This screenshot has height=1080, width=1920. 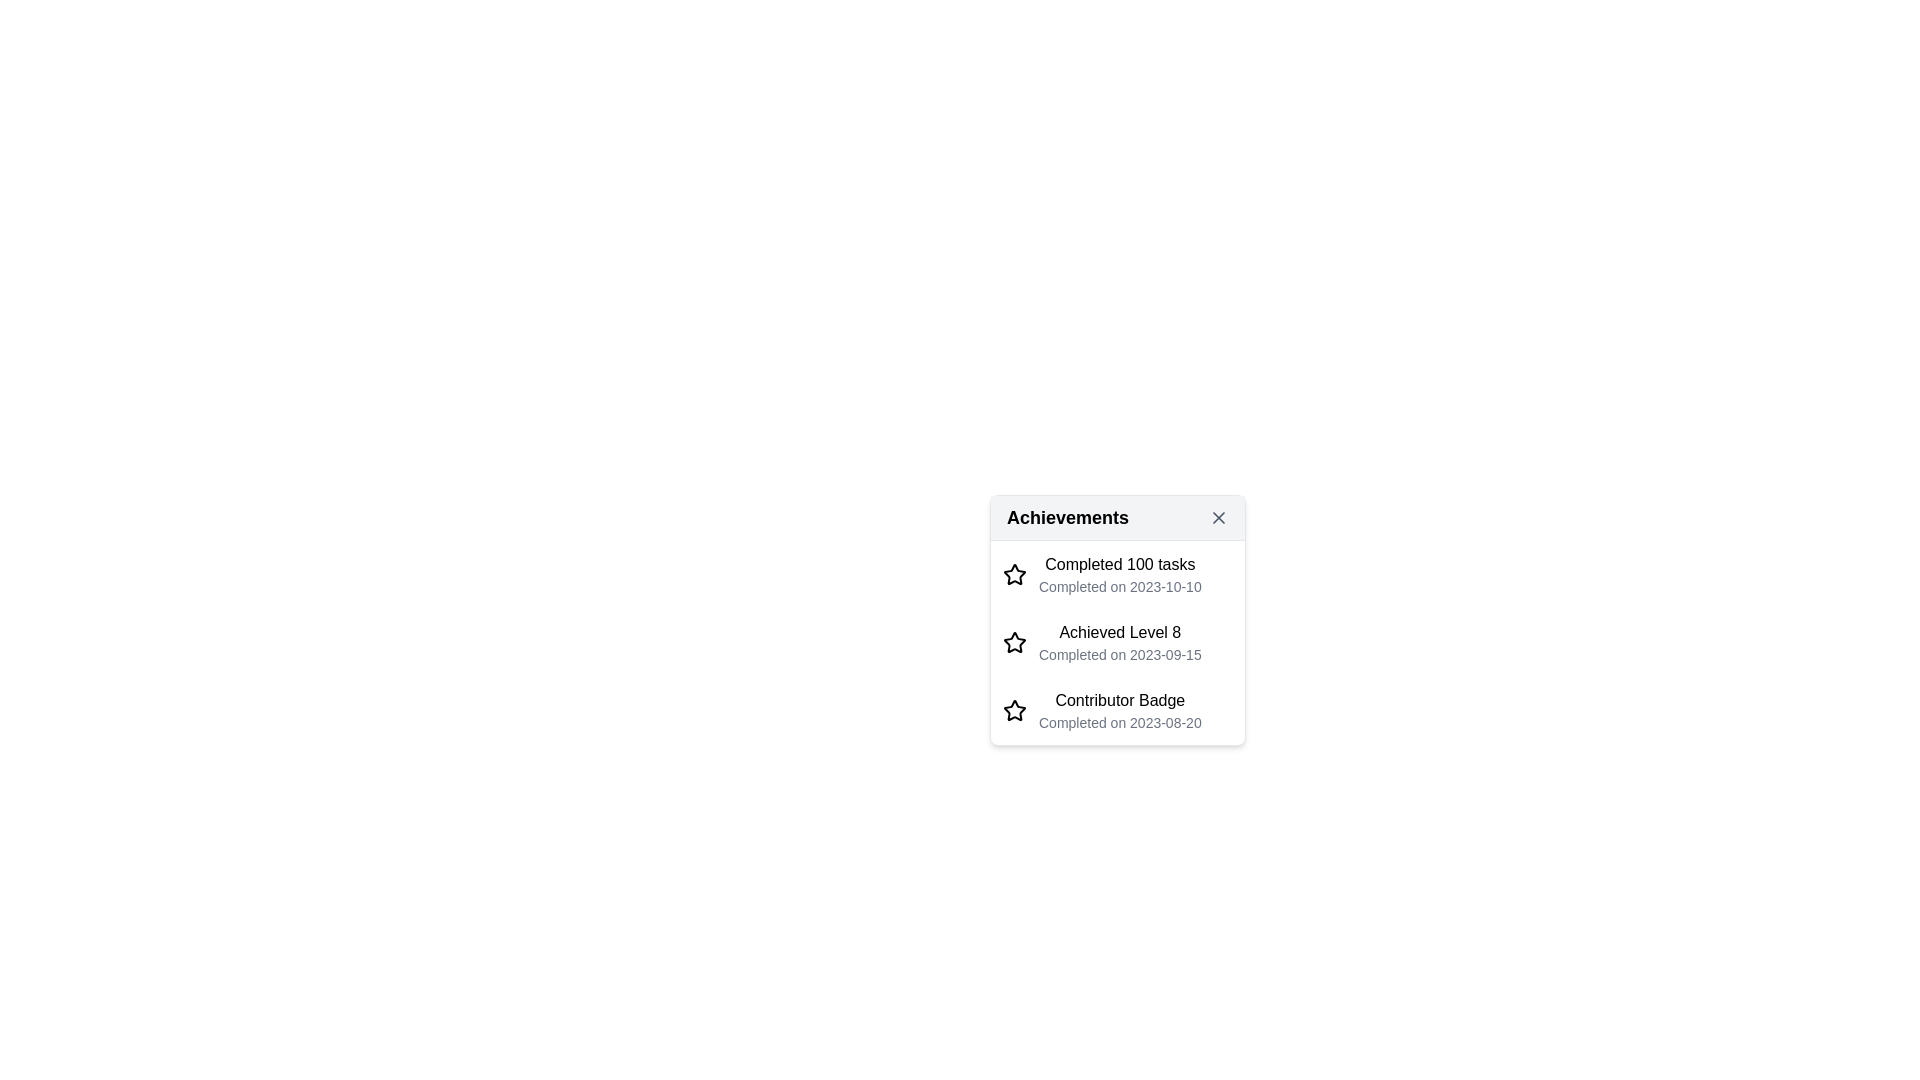 I want to click on the list item labeled 'Contributor Badge' which is the third entry in the achievements dialog, positioned between 'Achieved Level 8' and the next entry, so click(x=1117, y=709).